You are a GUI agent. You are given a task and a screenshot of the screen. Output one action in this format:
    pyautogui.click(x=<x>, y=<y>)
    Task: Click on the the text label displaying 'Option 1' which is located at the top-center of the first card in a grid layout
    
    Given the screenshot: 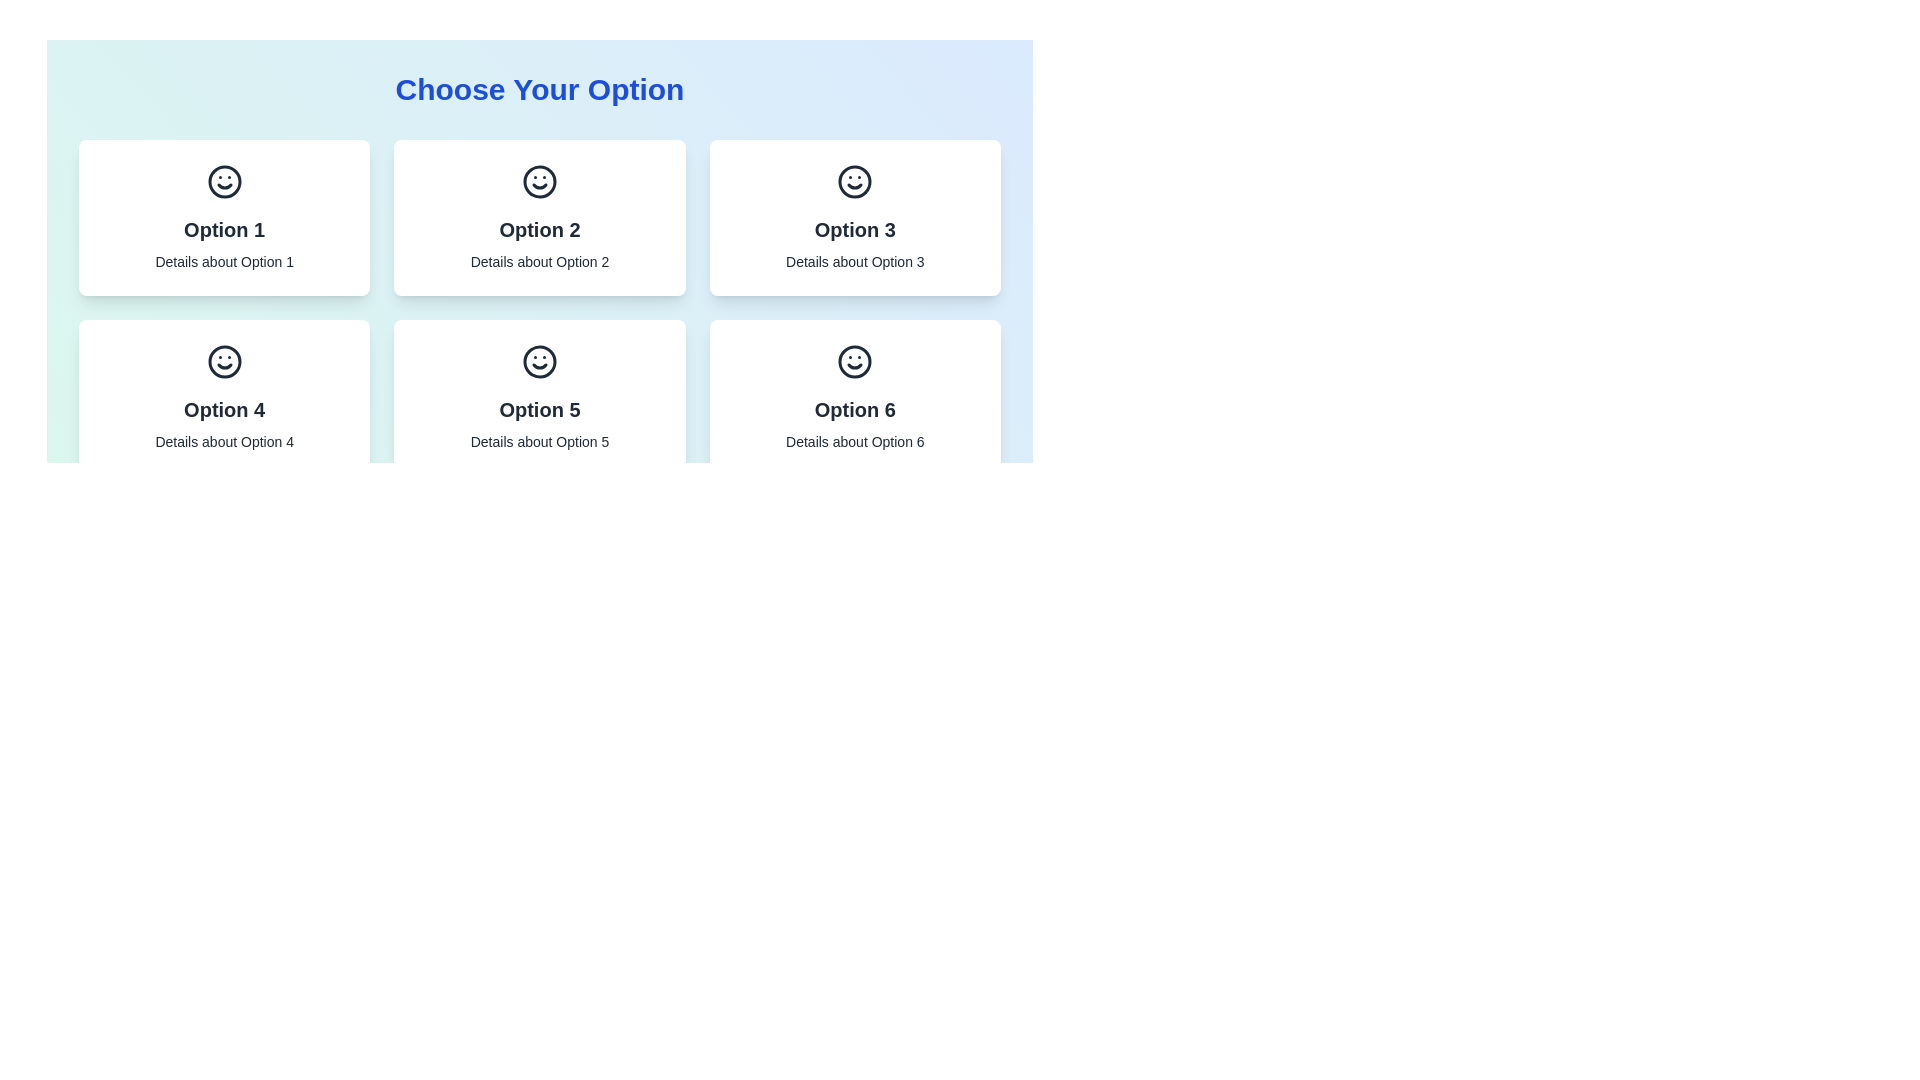 What is the action you would take?
    pyautogui.click(x=224, y=229)
    